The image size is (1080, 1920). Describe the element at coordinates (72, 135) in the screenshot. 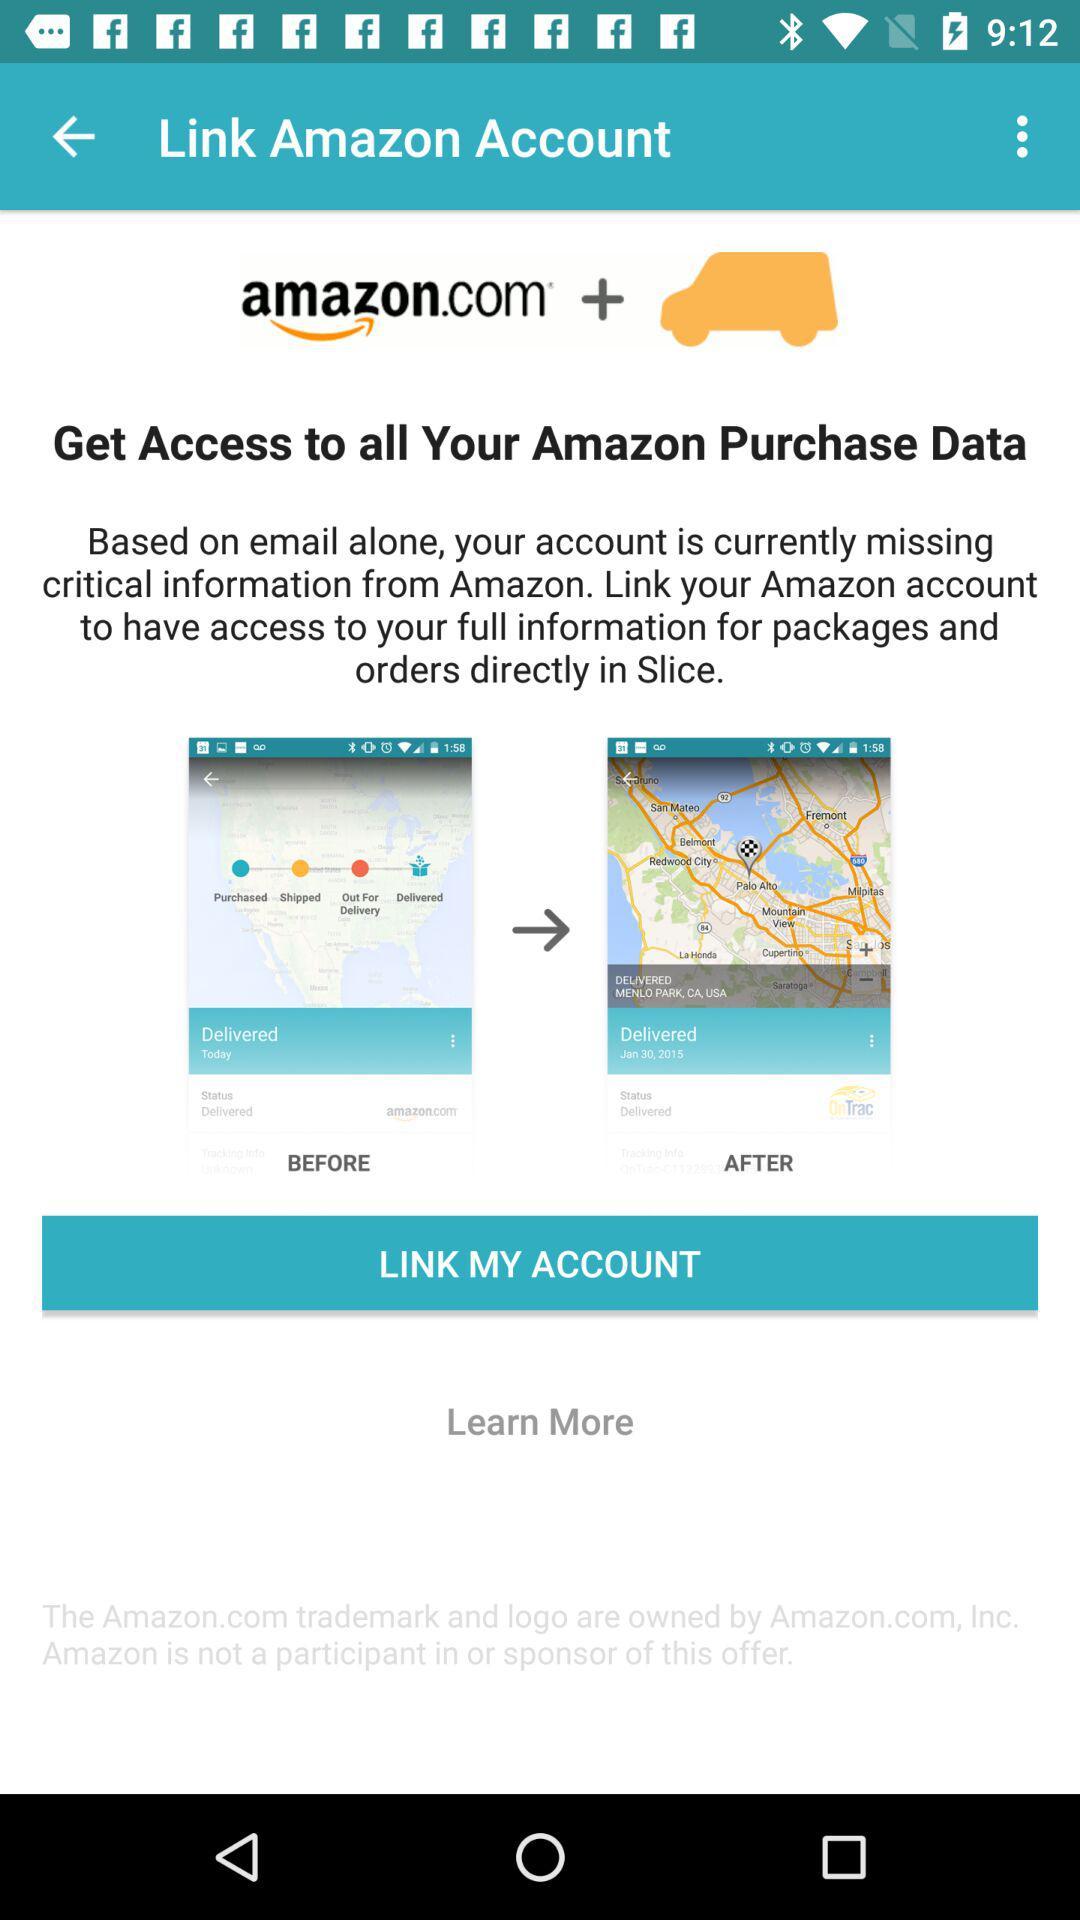

I see `the icon next to the link amazon account app` at that location.